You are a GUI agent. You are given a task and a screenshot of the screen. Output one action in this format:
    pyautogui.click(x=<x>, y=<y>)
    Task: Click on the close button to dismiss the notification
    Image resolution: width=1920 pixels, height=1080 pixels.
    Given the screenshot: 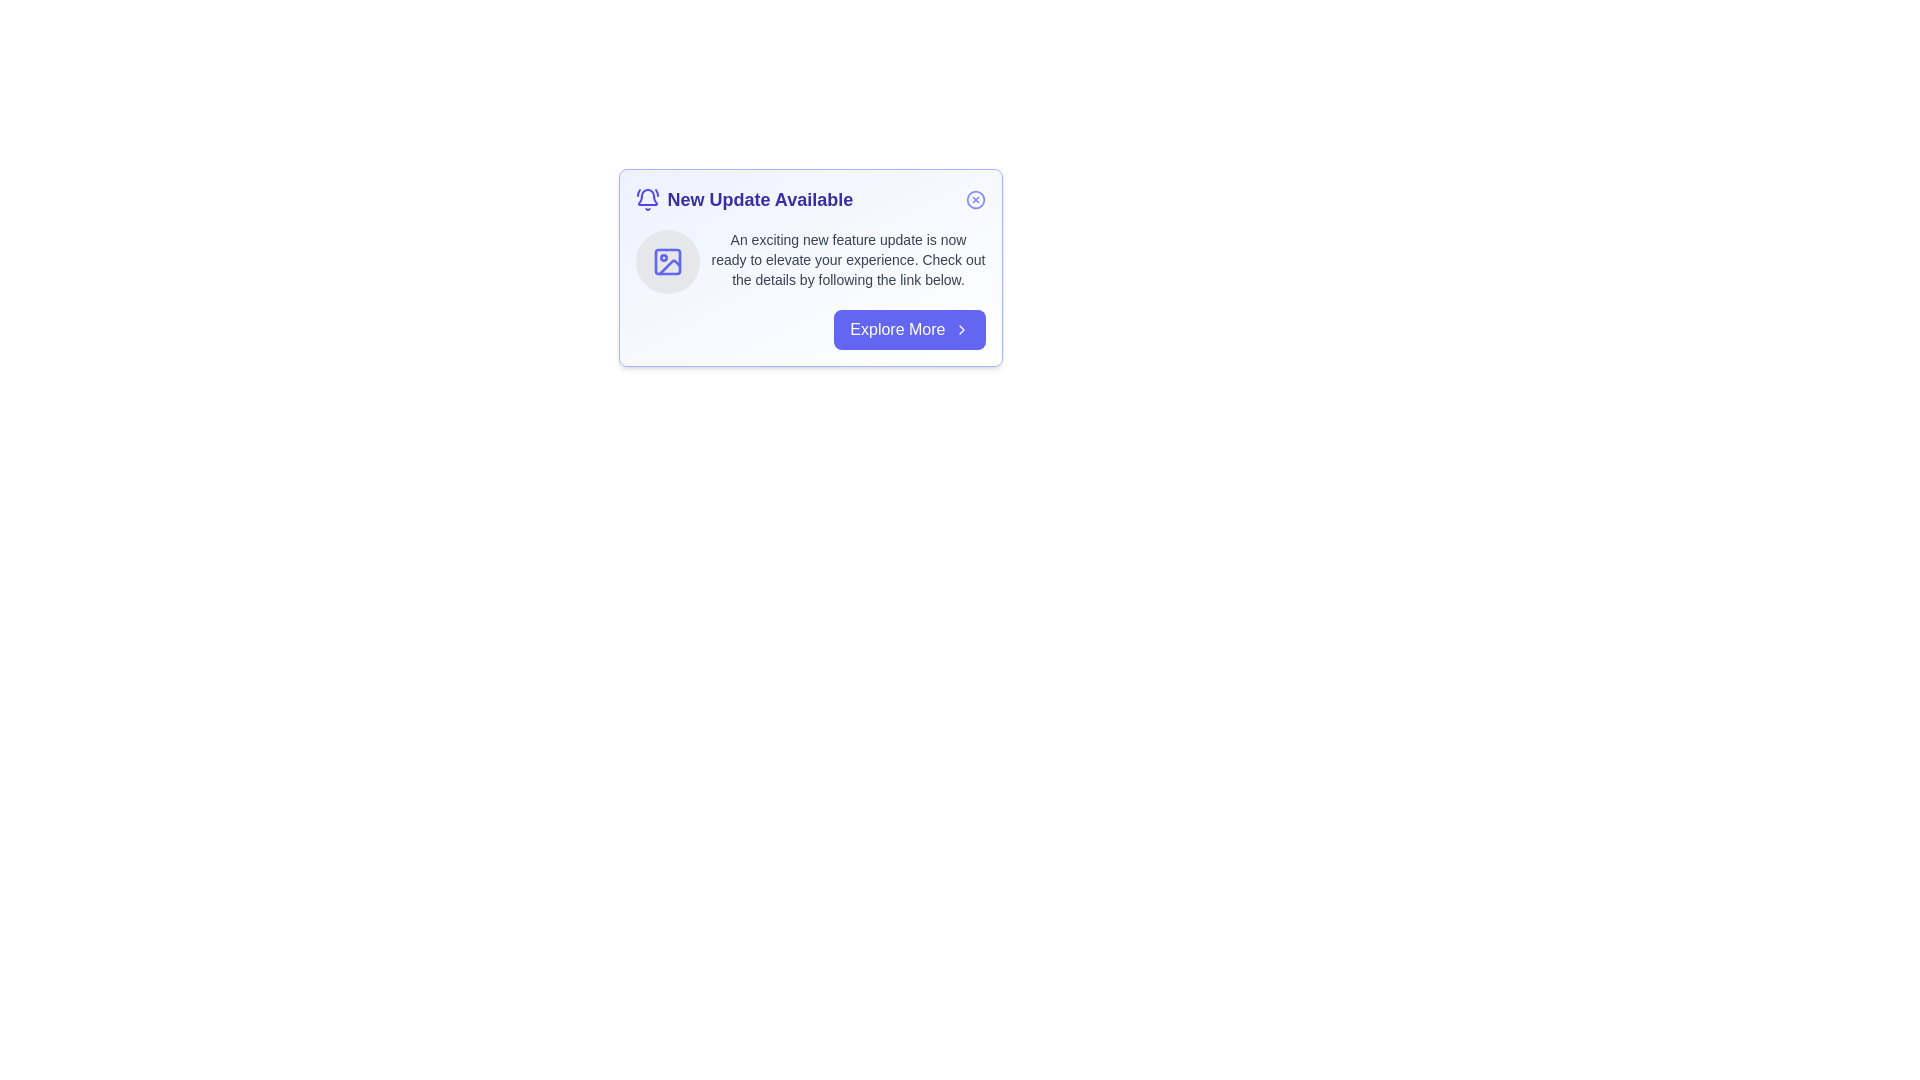 What is the action you would take?
    pyautogui.click(x=975, y=200)
    